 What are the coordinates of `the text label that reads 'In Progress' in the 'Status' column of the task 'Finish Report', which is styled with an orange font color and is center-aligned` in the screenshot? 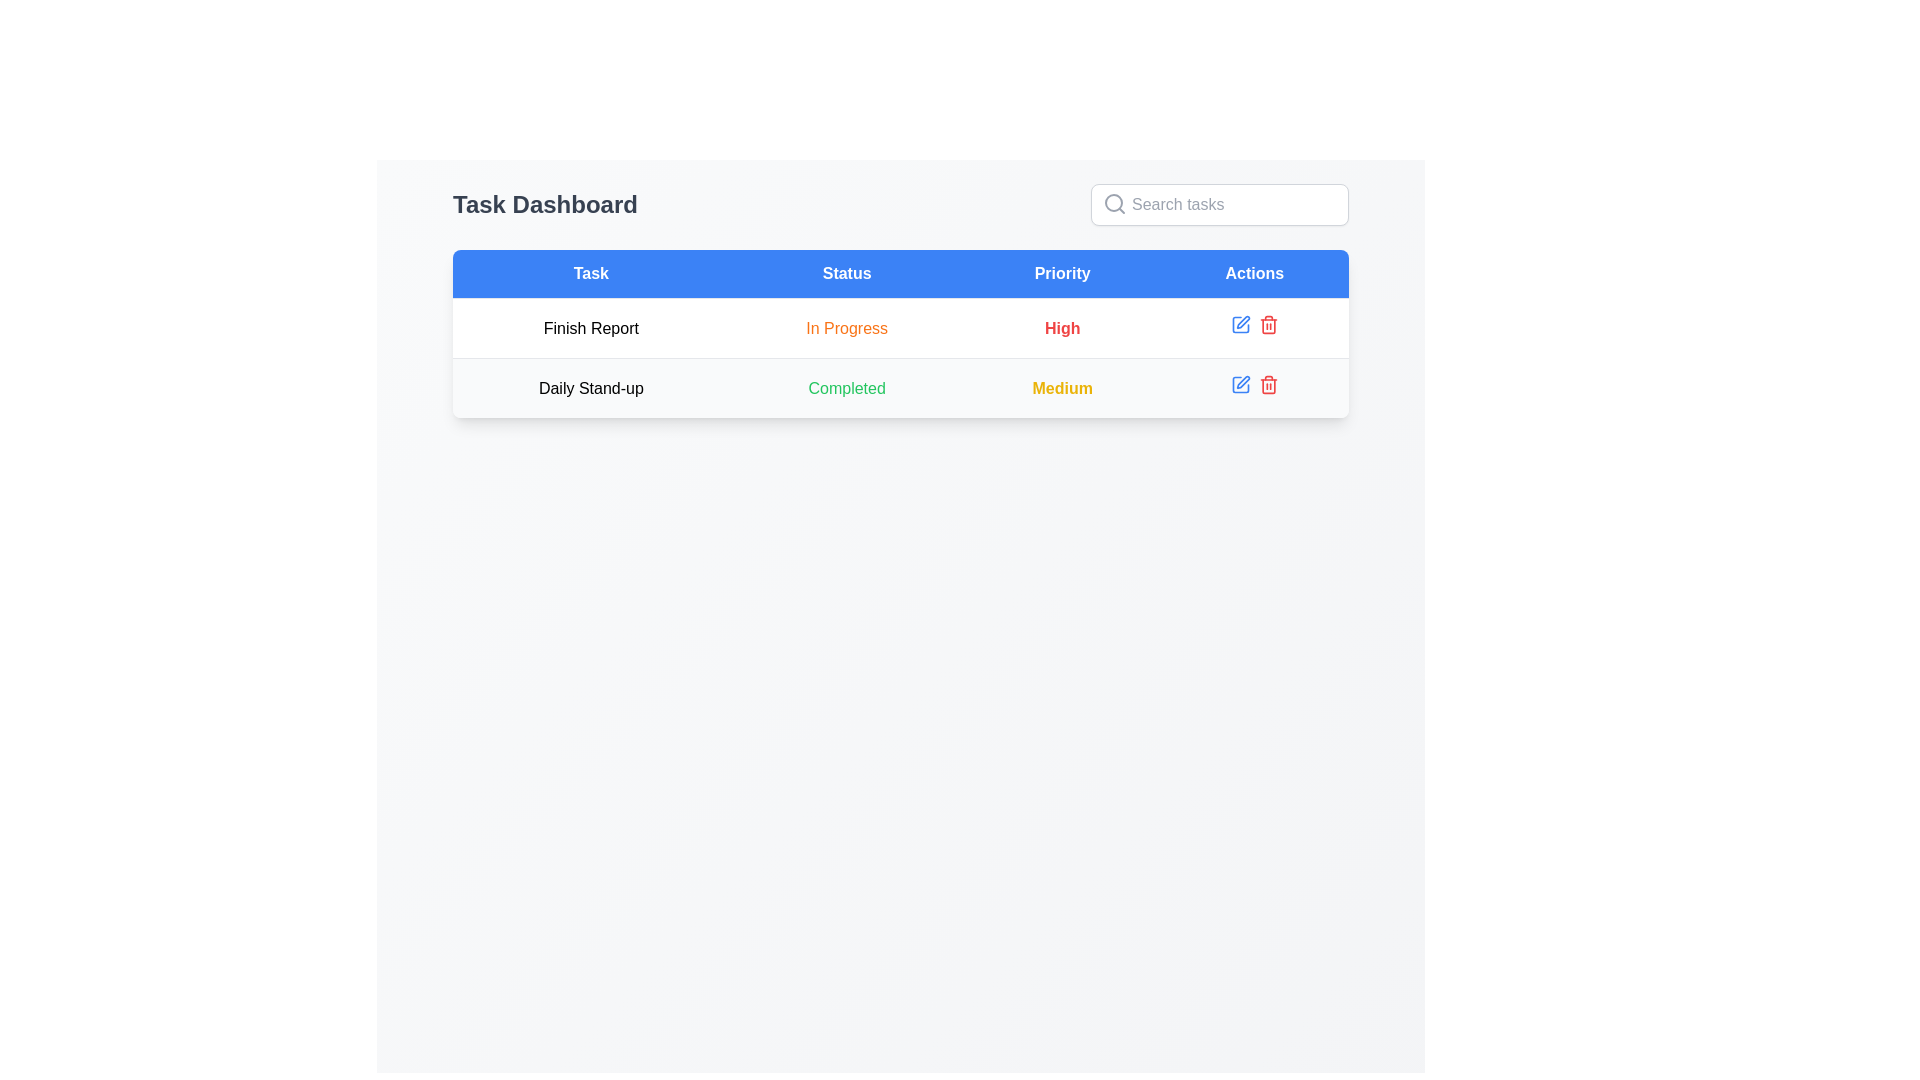 It's located at (847, 327).